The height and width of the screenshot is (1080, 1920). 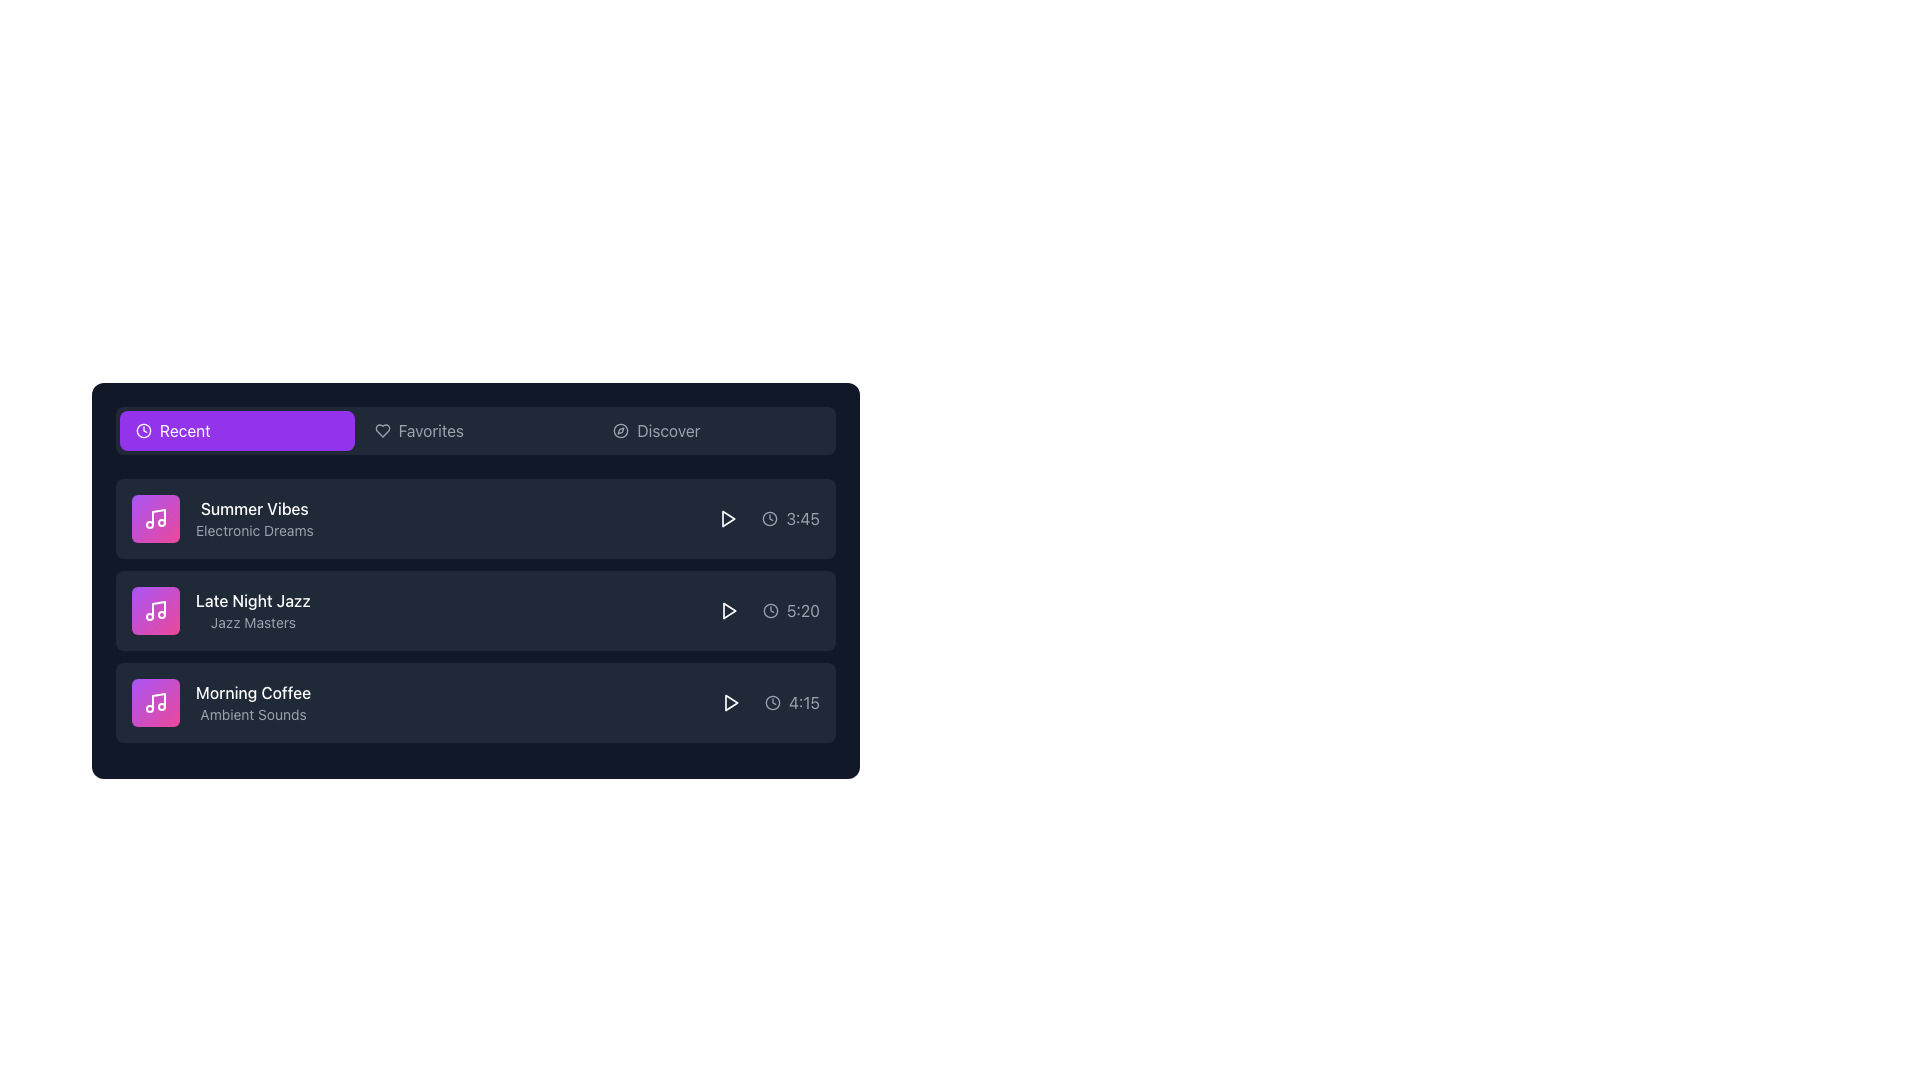 What do you see at coordinates (155, 701) in the screenshot?
I see `the music icon associated with the track 'Morning Coffee' located at the start of the third row, which is encapsulated within a button labeled 'Morning Coffee' and 'Ambient Sounds'` at bounding box center [155, 701].